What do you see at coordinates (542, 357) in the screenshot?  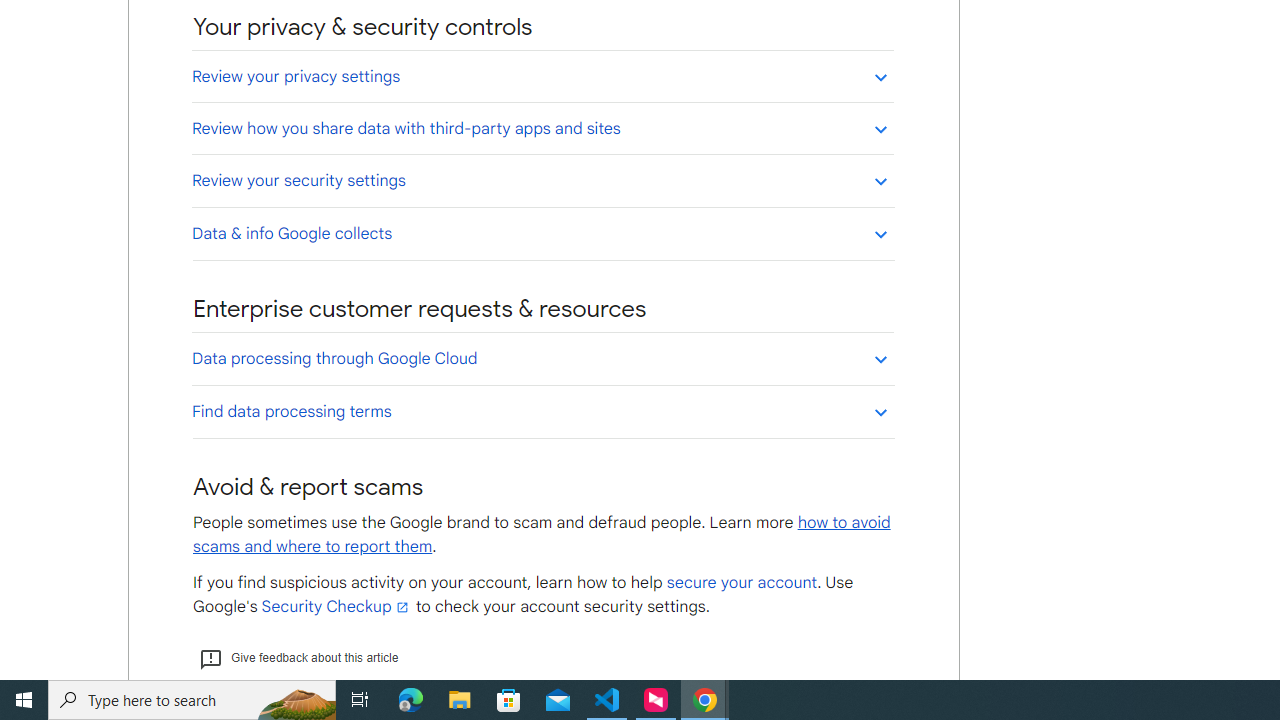 I see `'Data processing through Google Cloud'` at bounding box center [542, 357].